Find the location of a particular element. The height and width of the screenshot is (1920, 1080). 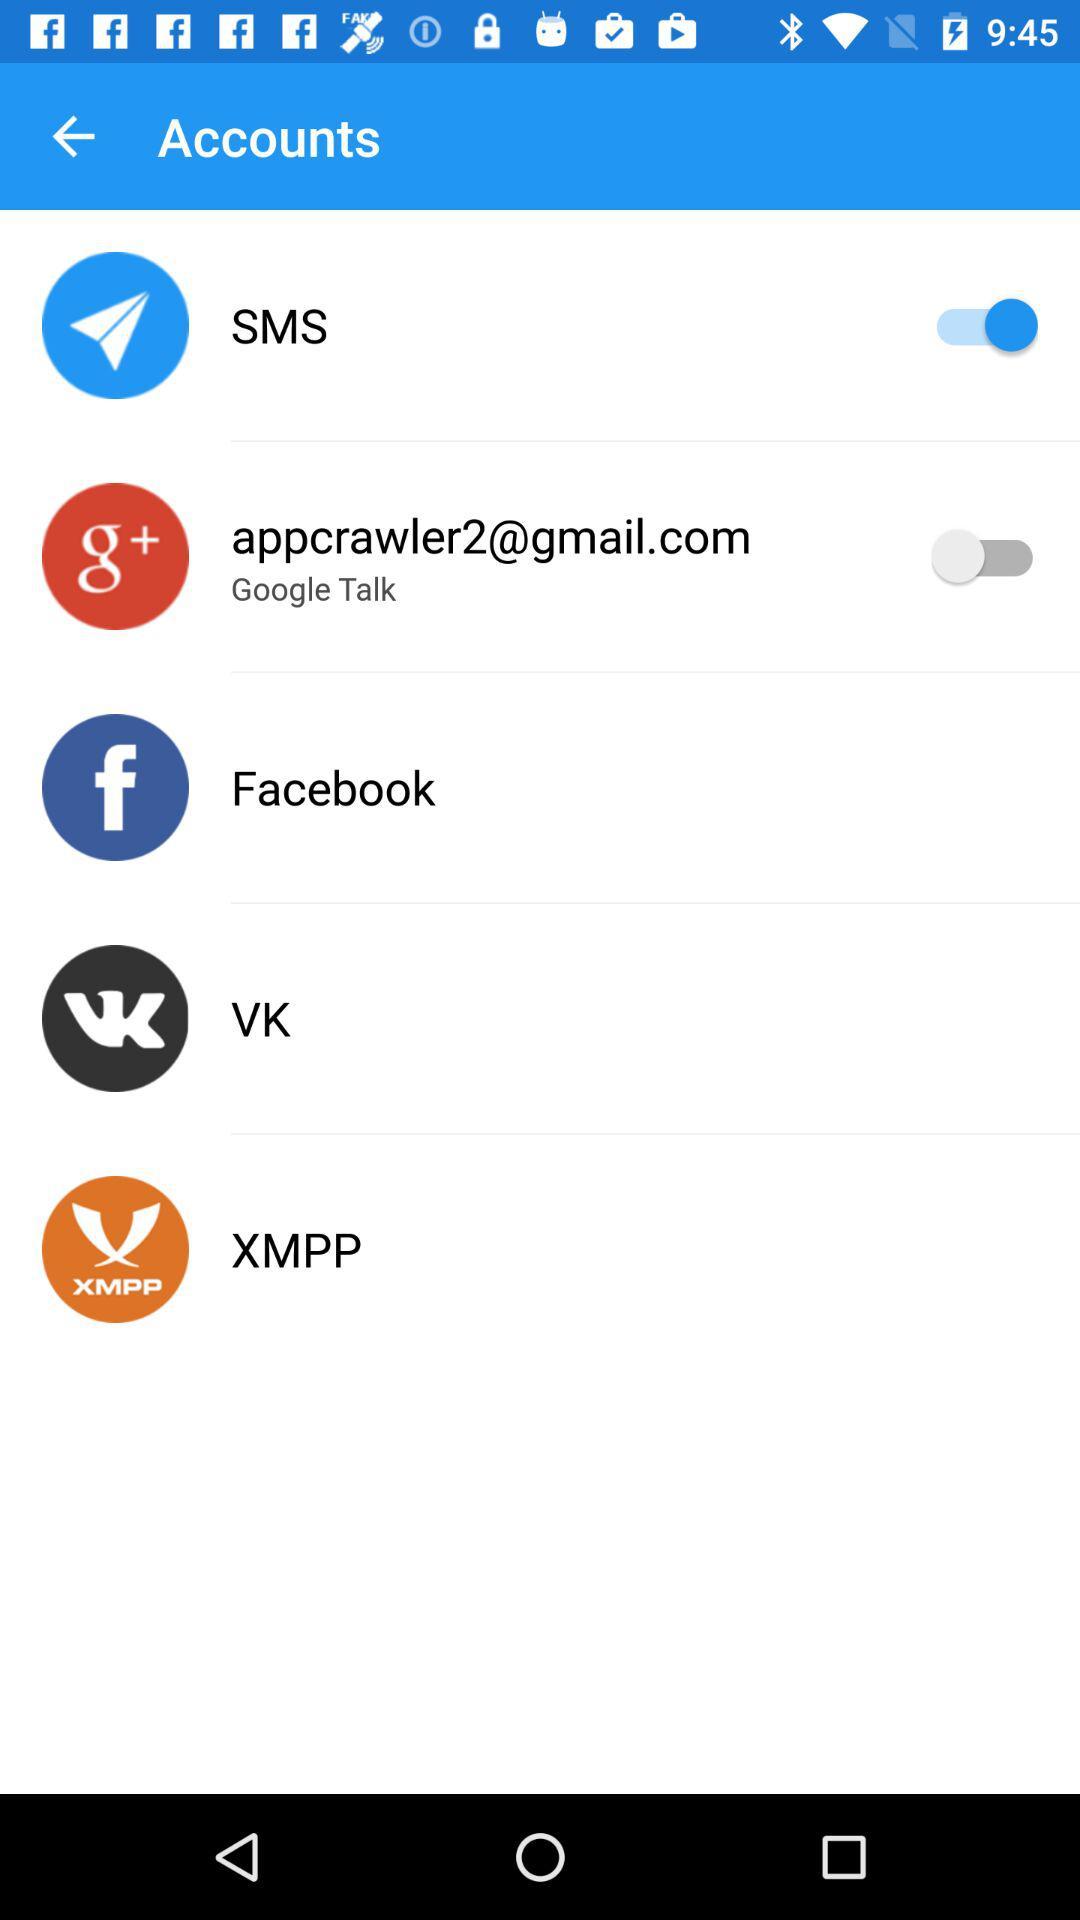

open facebook app is located at coordinates (115, 786).